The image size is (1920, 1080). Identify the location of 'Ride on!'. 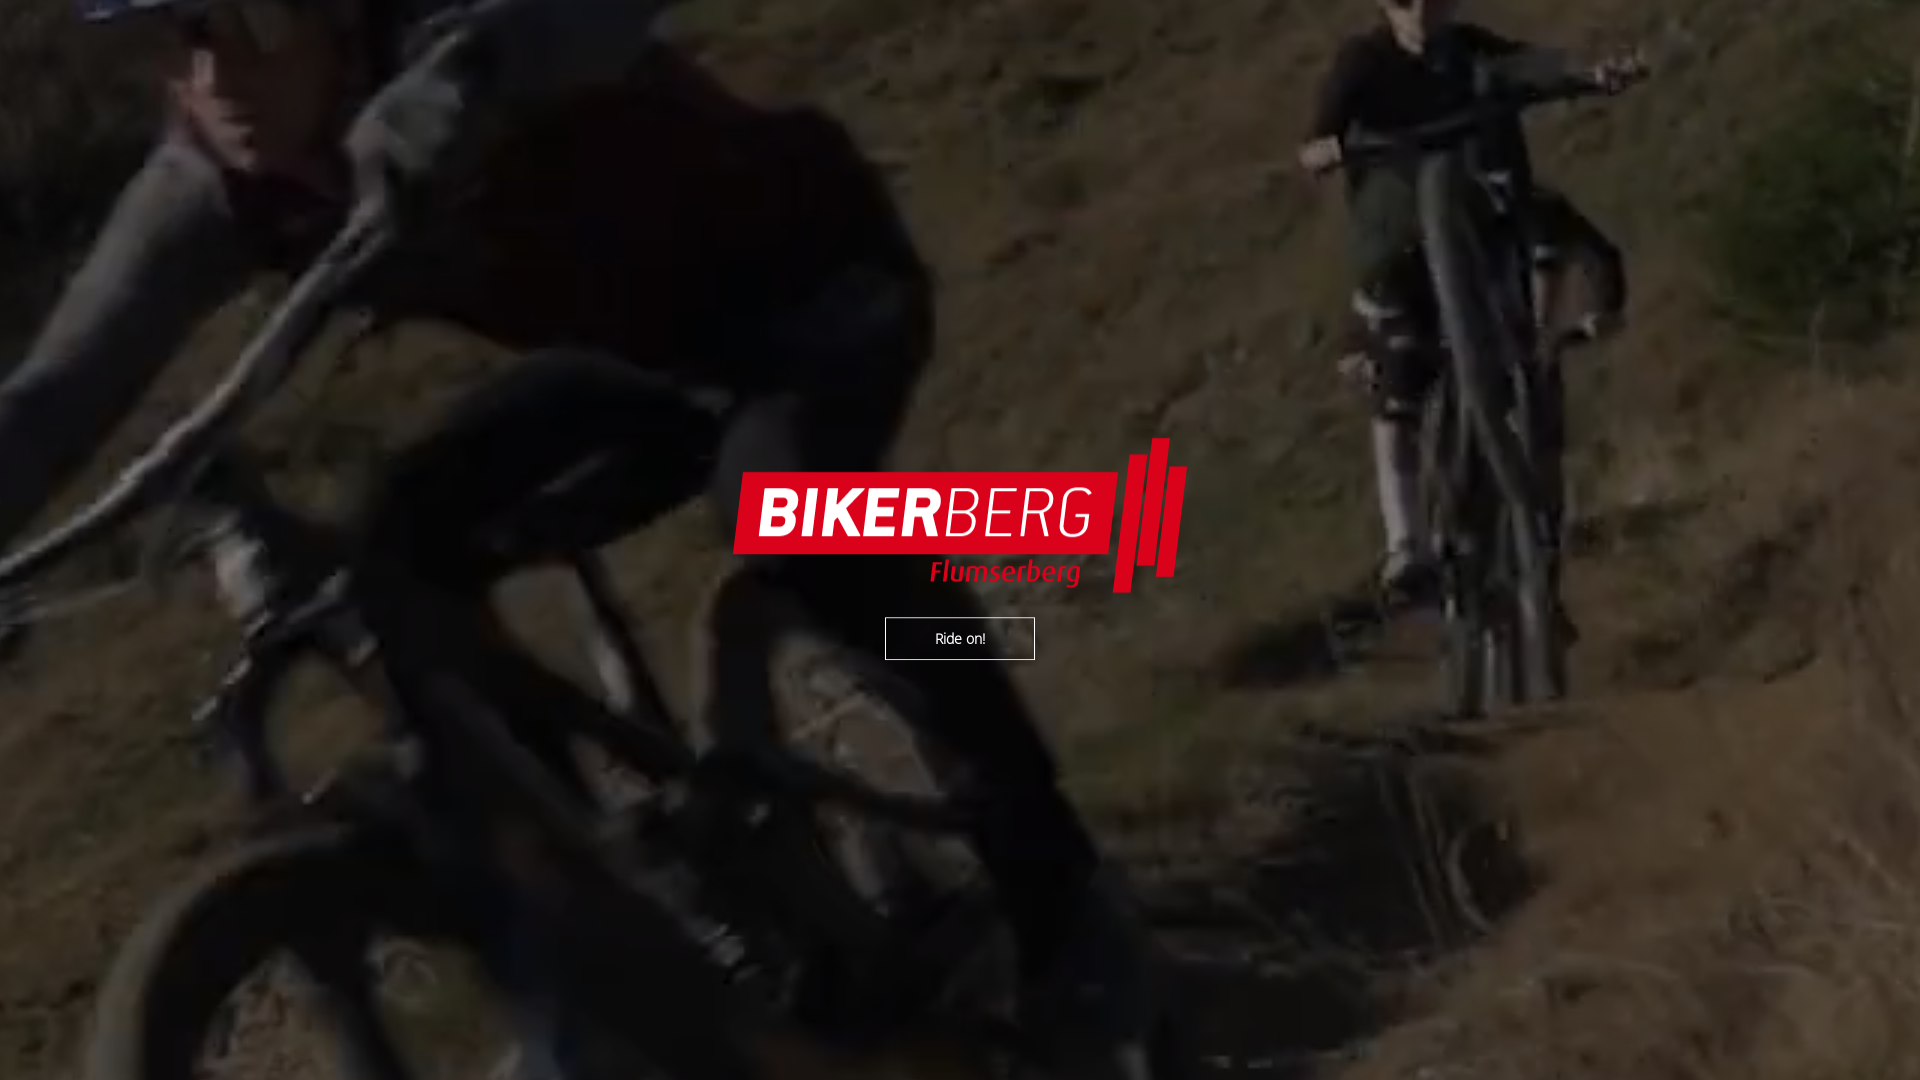
(883, 638).